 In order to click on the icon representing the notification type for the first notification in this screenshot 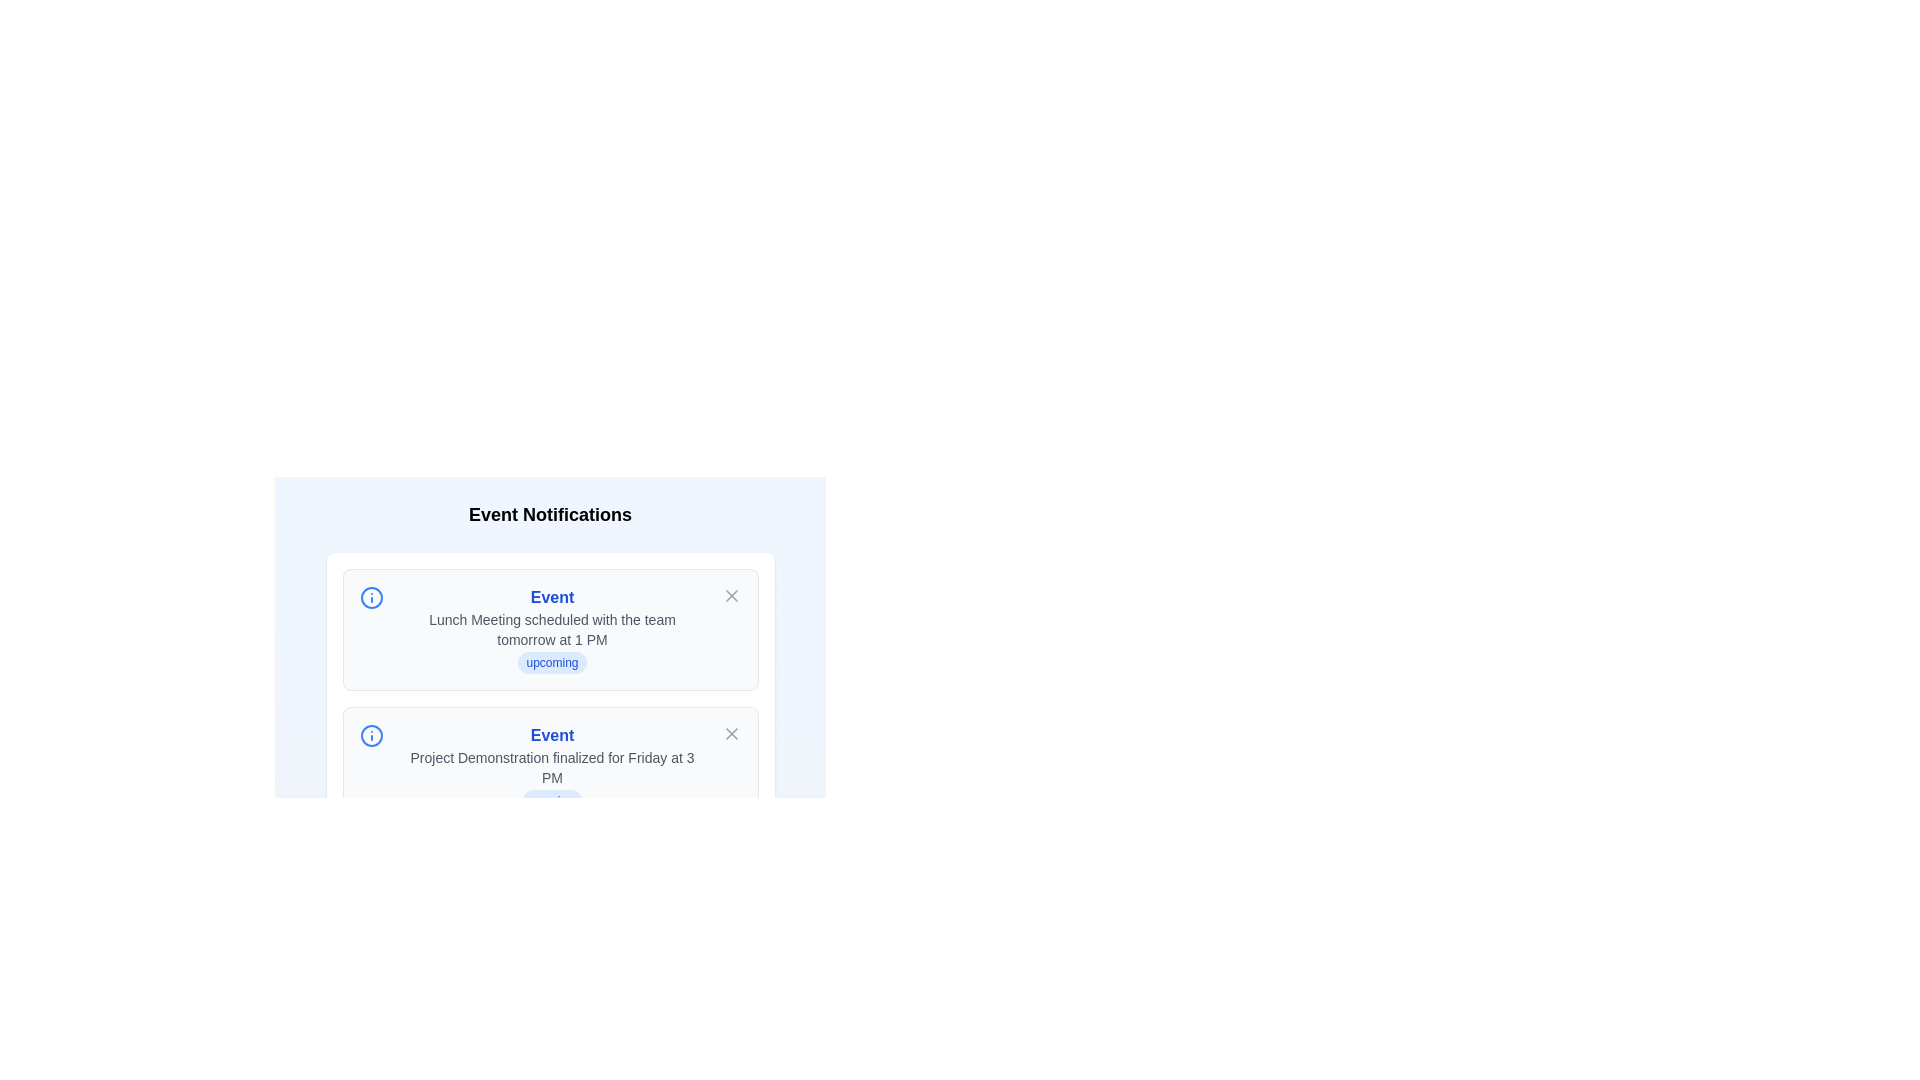, I will do `click(371, 596)`.